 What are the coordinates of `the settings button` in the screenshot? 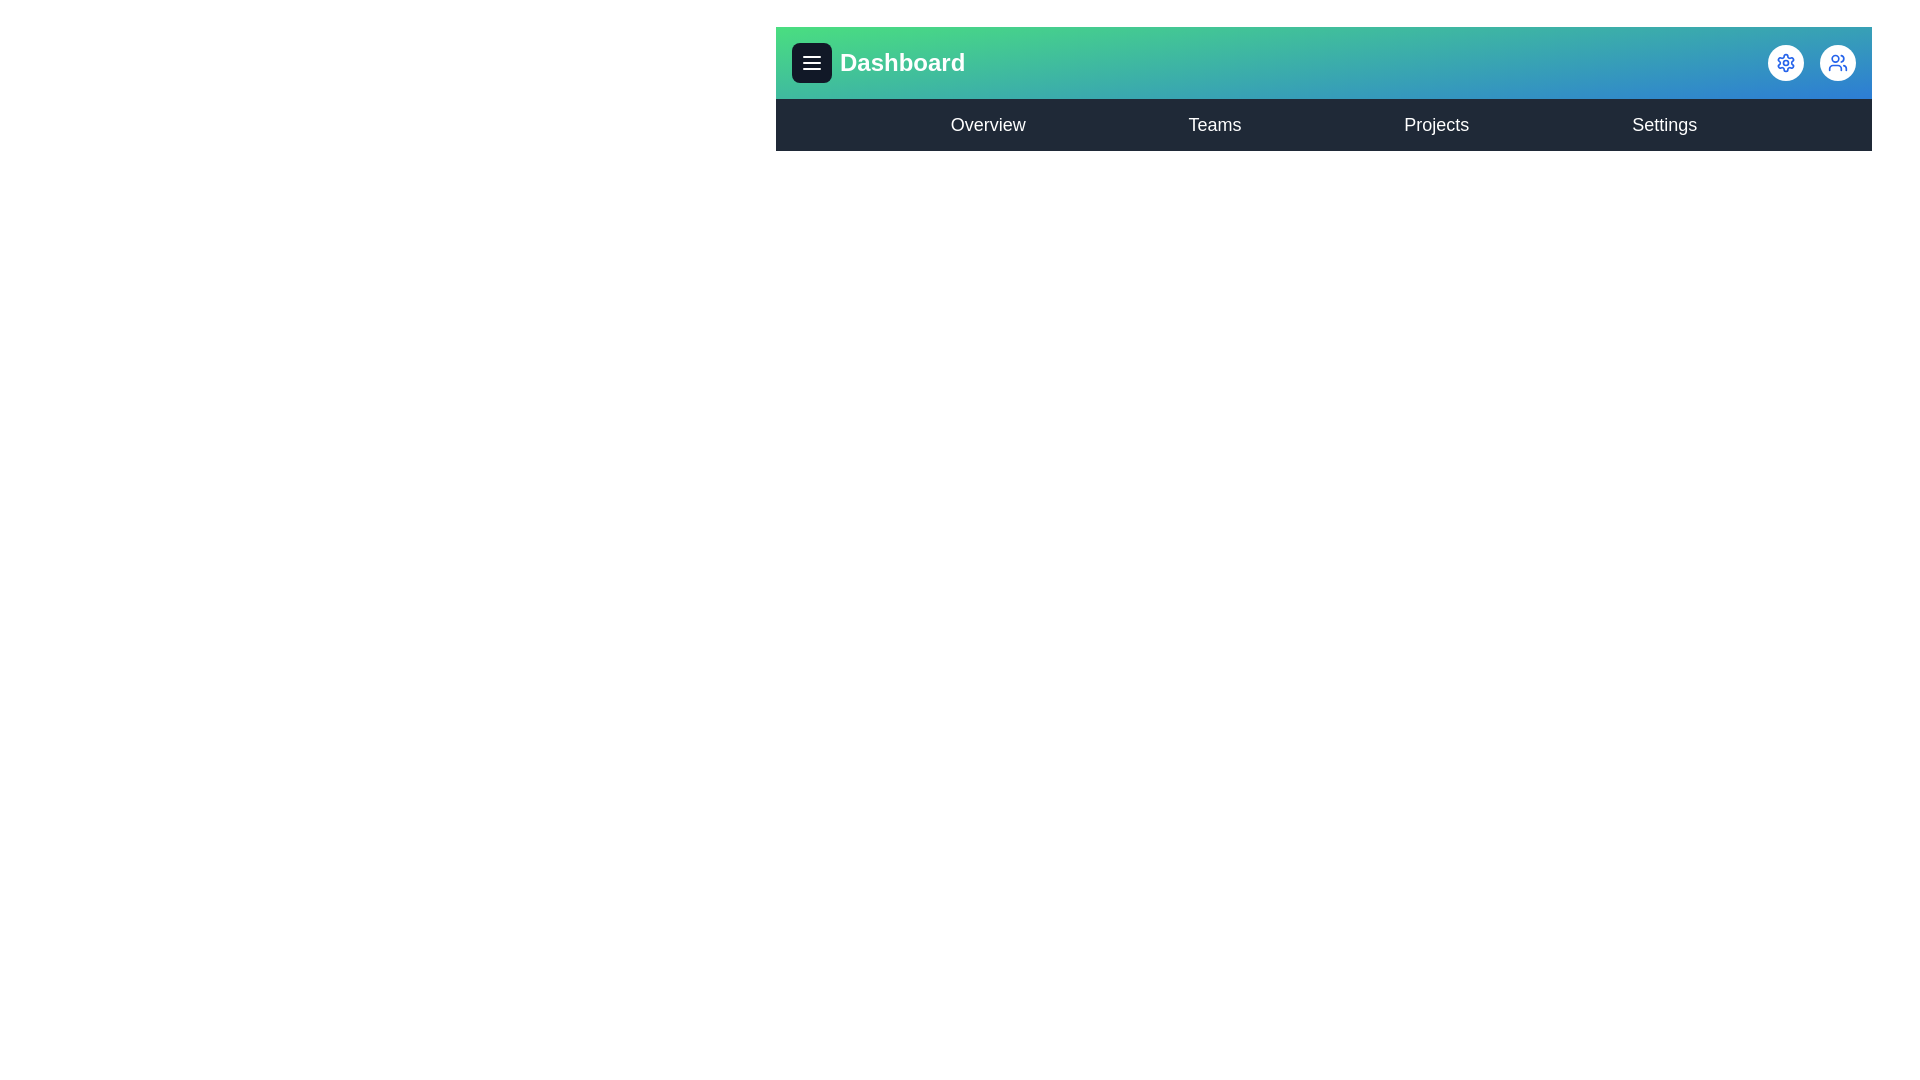 It's located at (1785, 61).